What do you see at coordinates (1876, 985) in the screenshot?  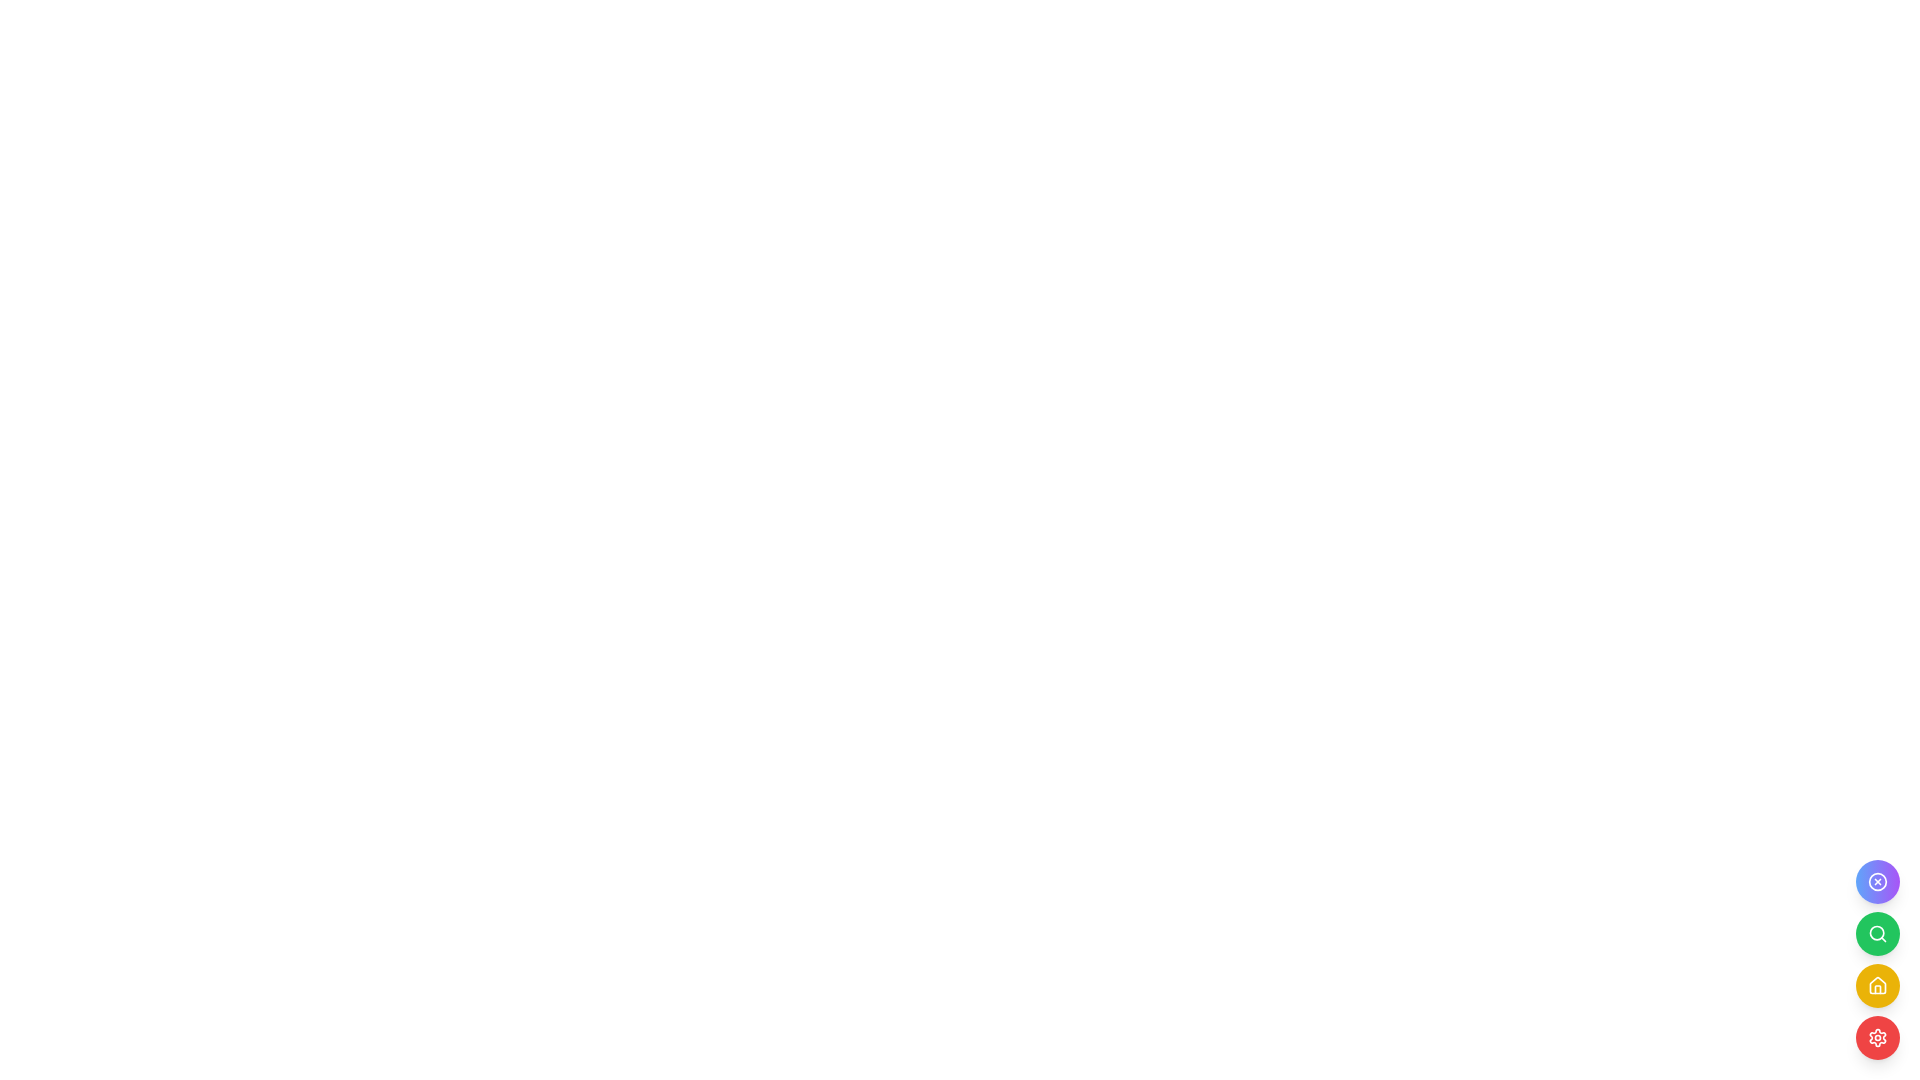 I see `the button that displays a house outline with a yellow background, located within the third button from the top in a vertical stack on the right side of the interface's lower portion` at bounding box center [1876, 985].